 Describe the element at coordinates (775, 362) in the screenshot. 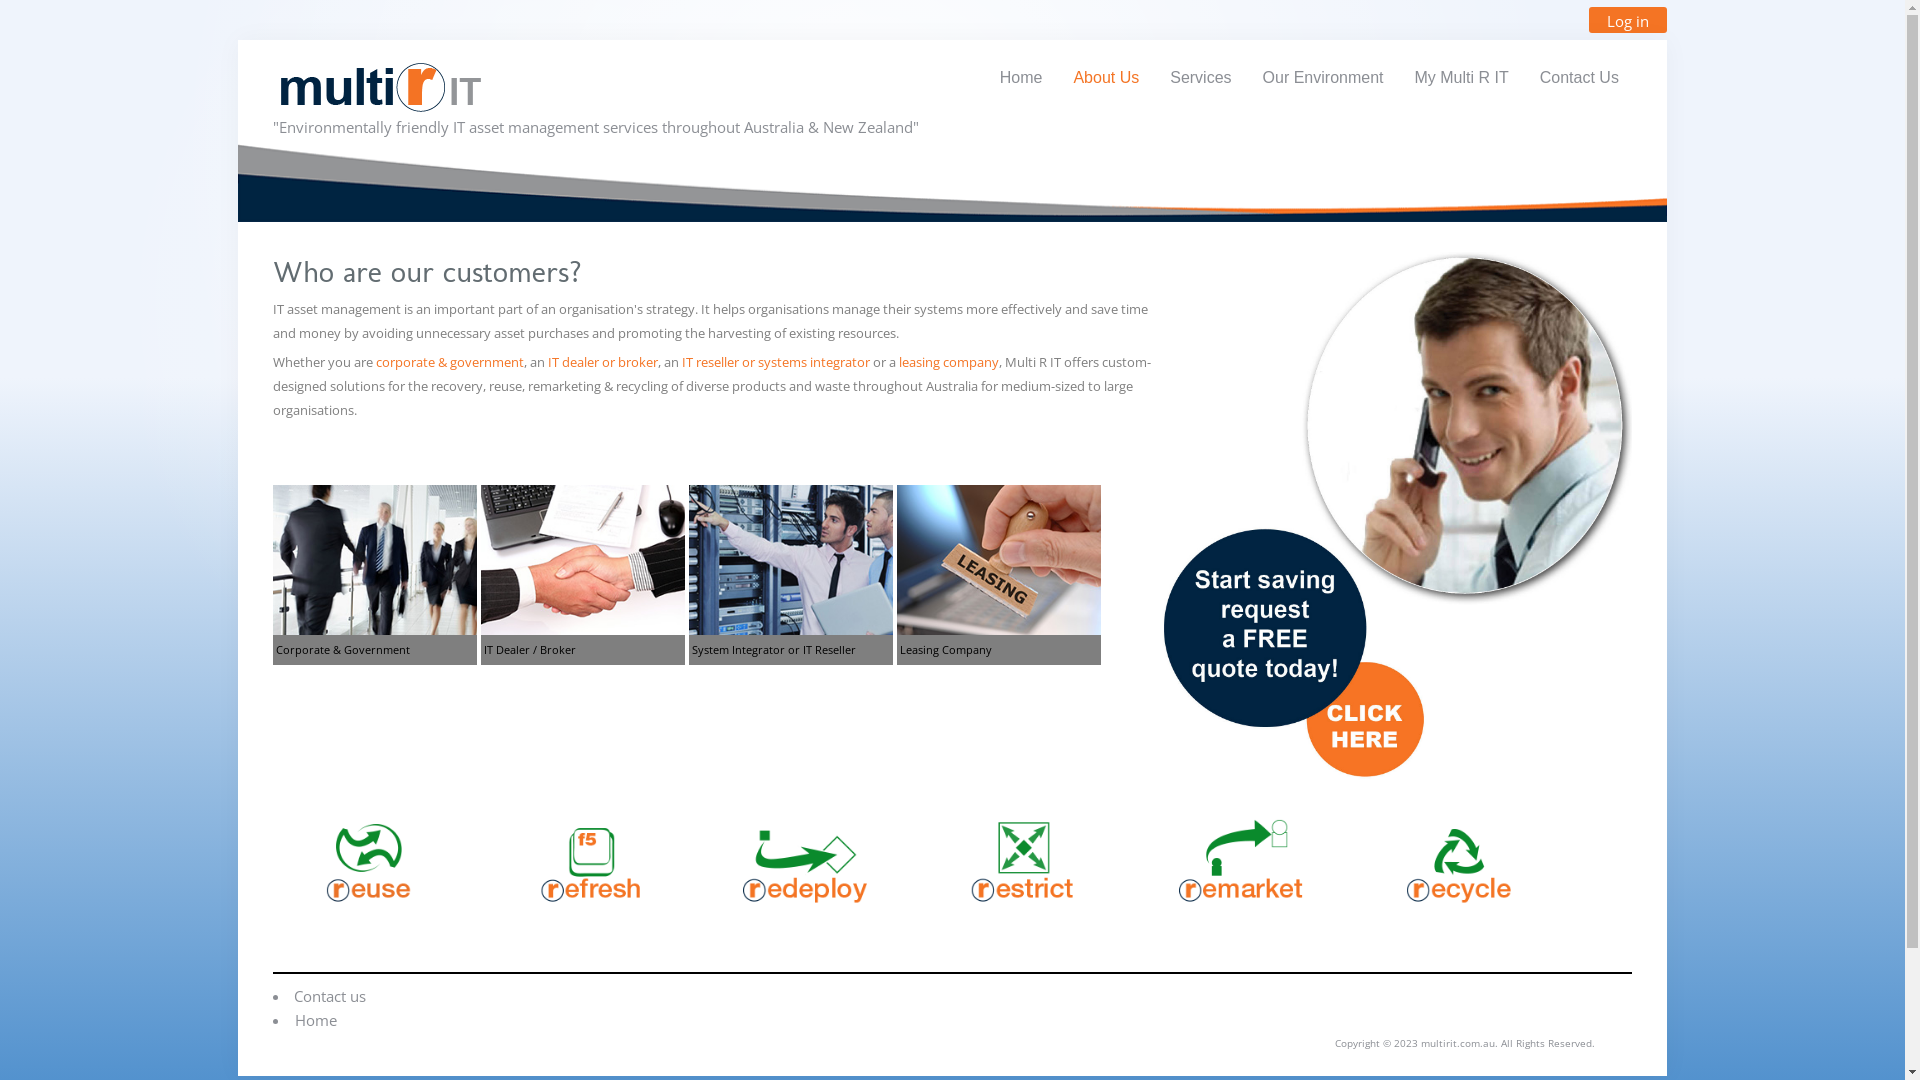

I see `'IT reseller or systems integrator'` at that location.